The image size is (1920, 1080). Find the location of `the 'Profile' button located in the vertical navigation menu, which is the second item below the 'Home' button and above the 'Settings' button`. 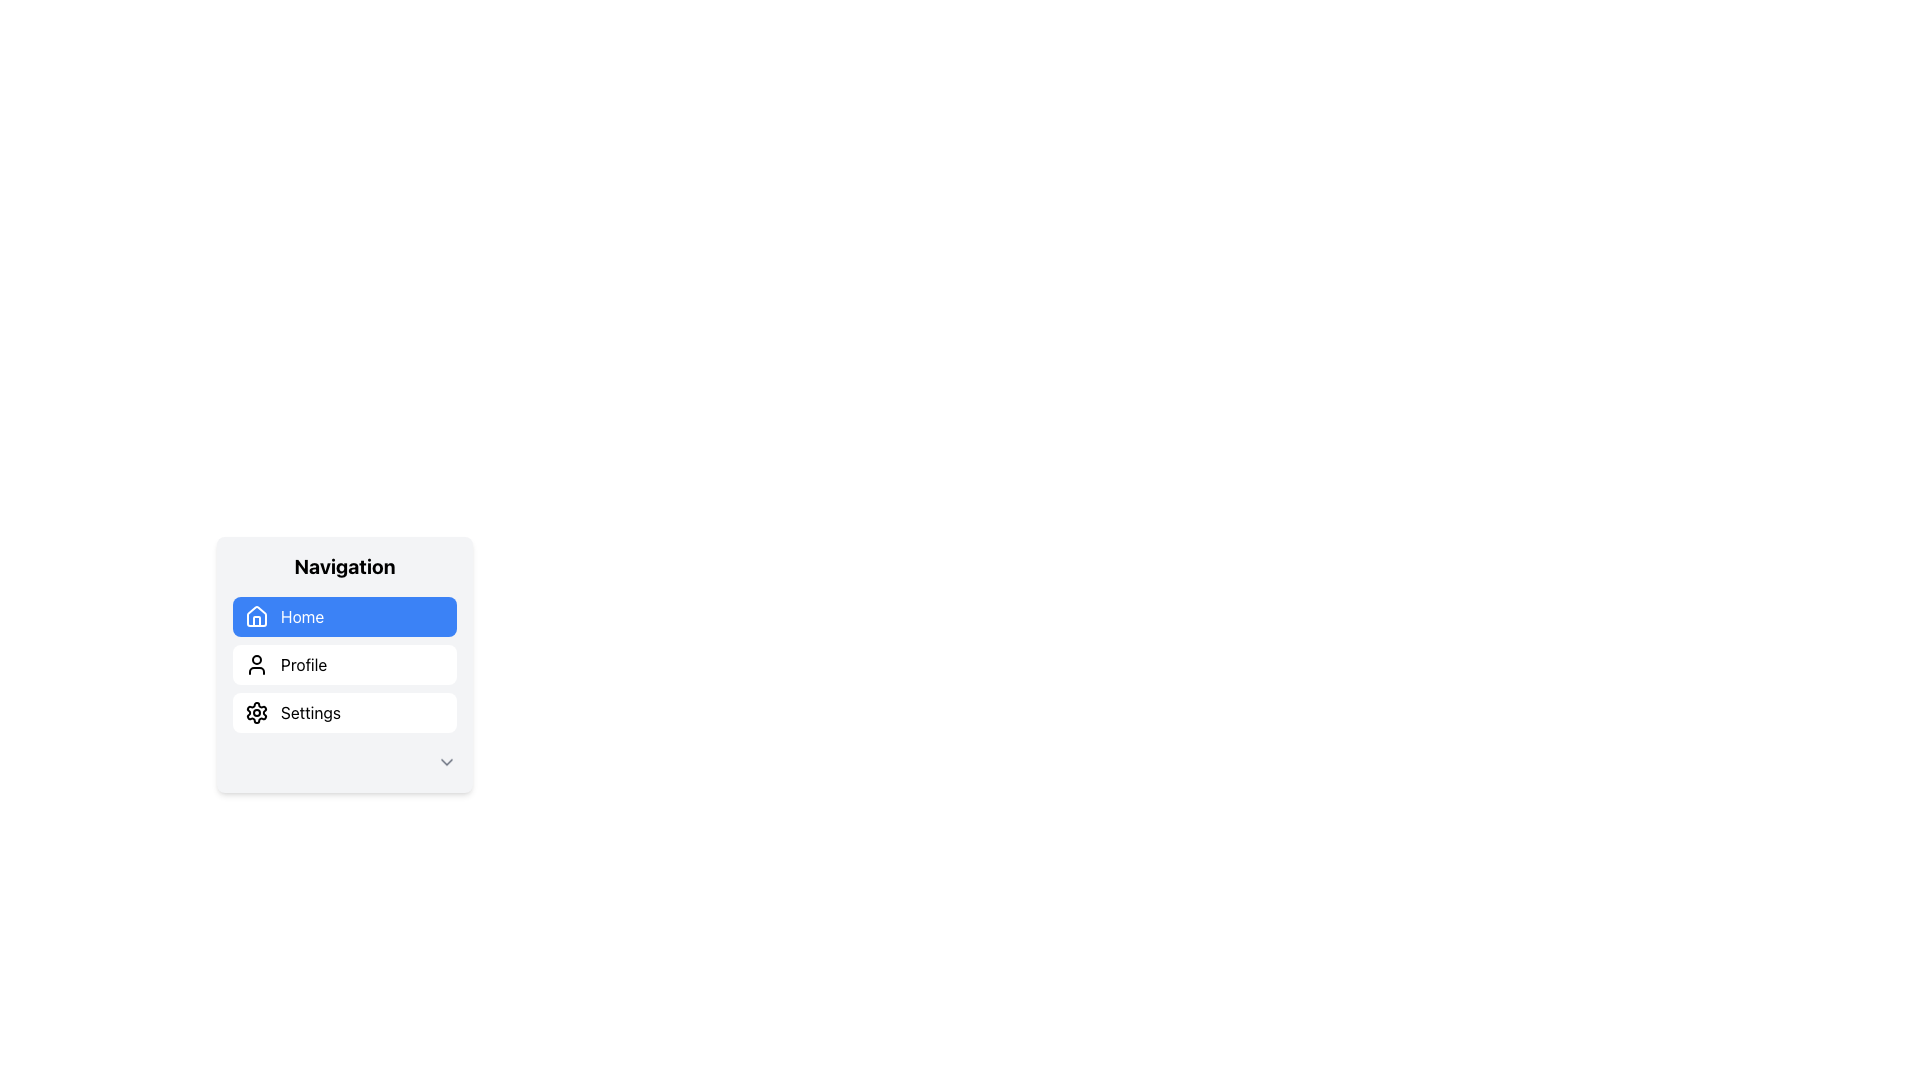

the 'Profile' button located in the vertical navigation menu, which is the second item below the 'Home' button and above the 'Settings' button is located at coordinates (345, 664).